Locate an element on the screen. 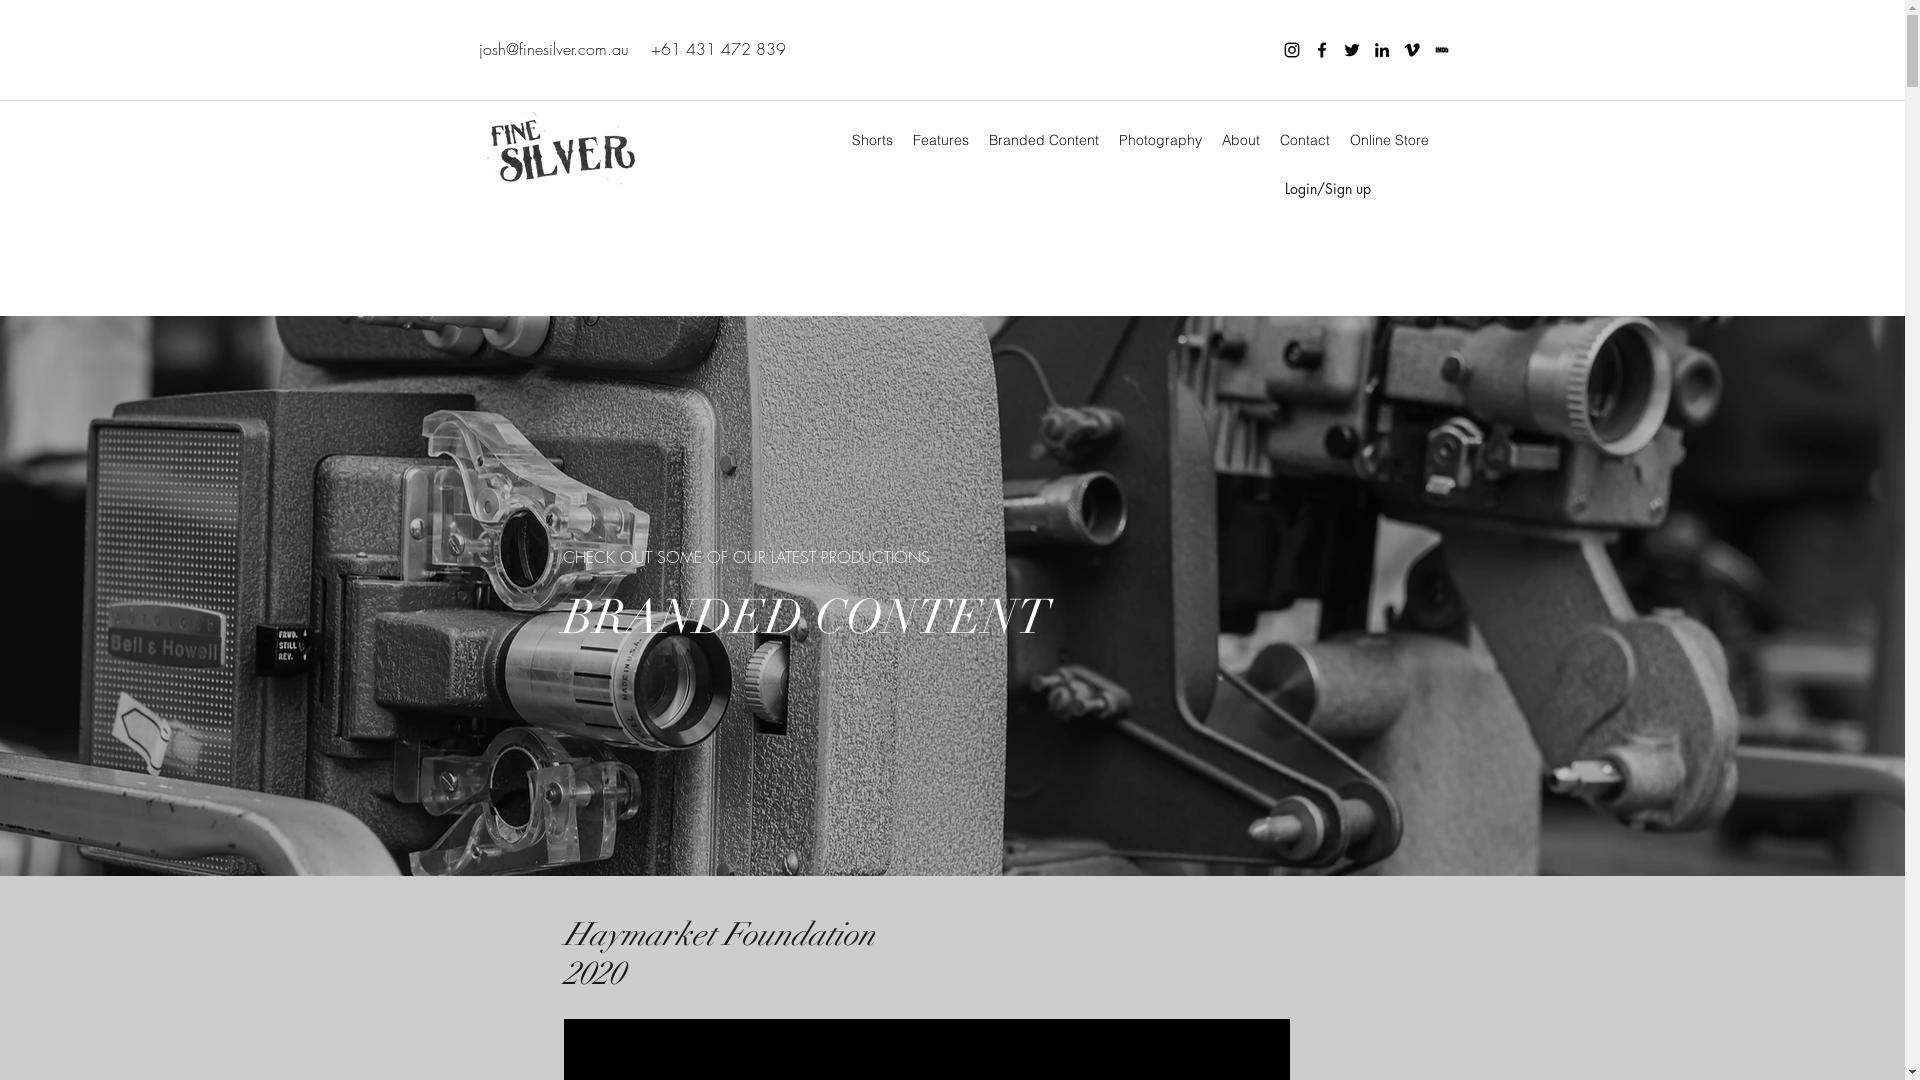 This screenshot has height=1080, width=1920. 'Login/Sign up' is located at coordinates (1326, 189).